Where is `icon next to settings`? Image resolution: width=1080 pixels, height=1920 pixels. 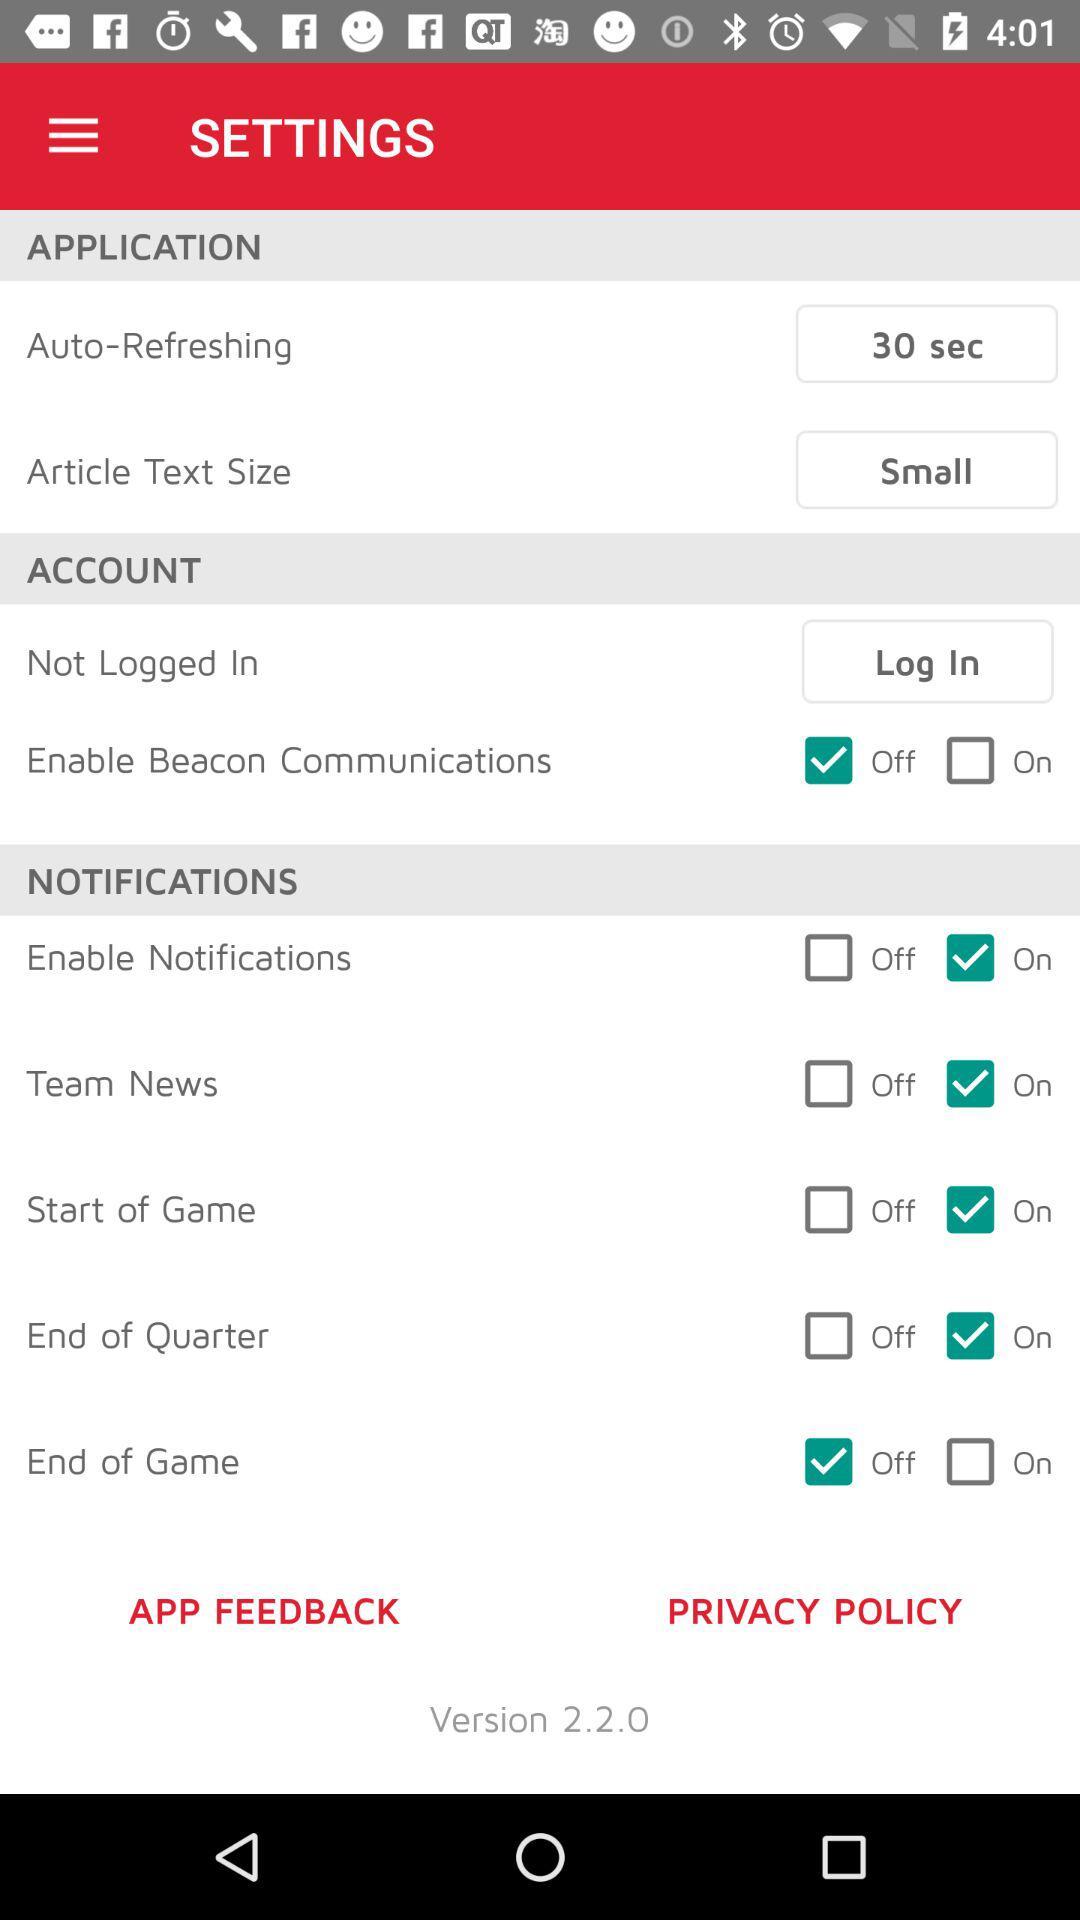 icon next to settings is located at coordinates (72, 135).